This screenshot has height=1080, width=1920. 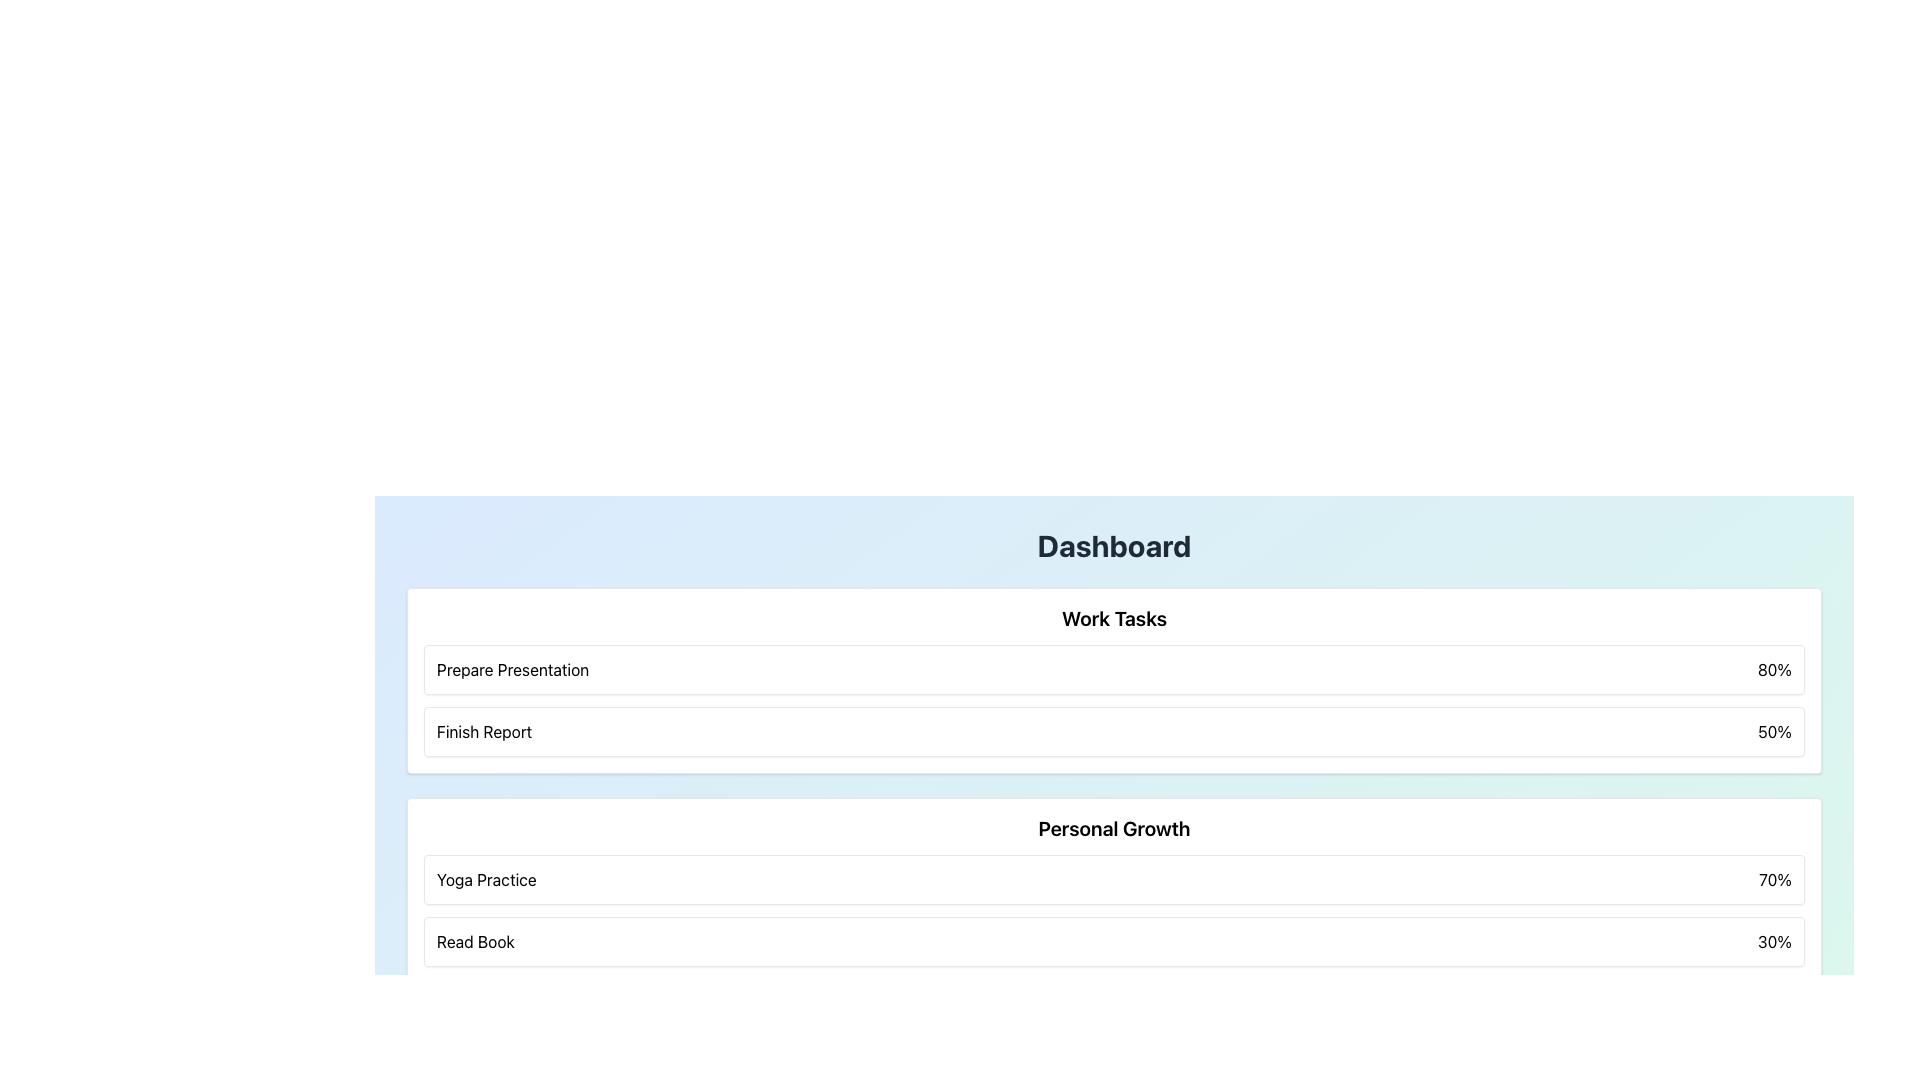 What do you see at coordinates (486, 878) in the screenshot?
I see `the 'Yoga Practice' text label for reading` at bounding box center [486, 878].